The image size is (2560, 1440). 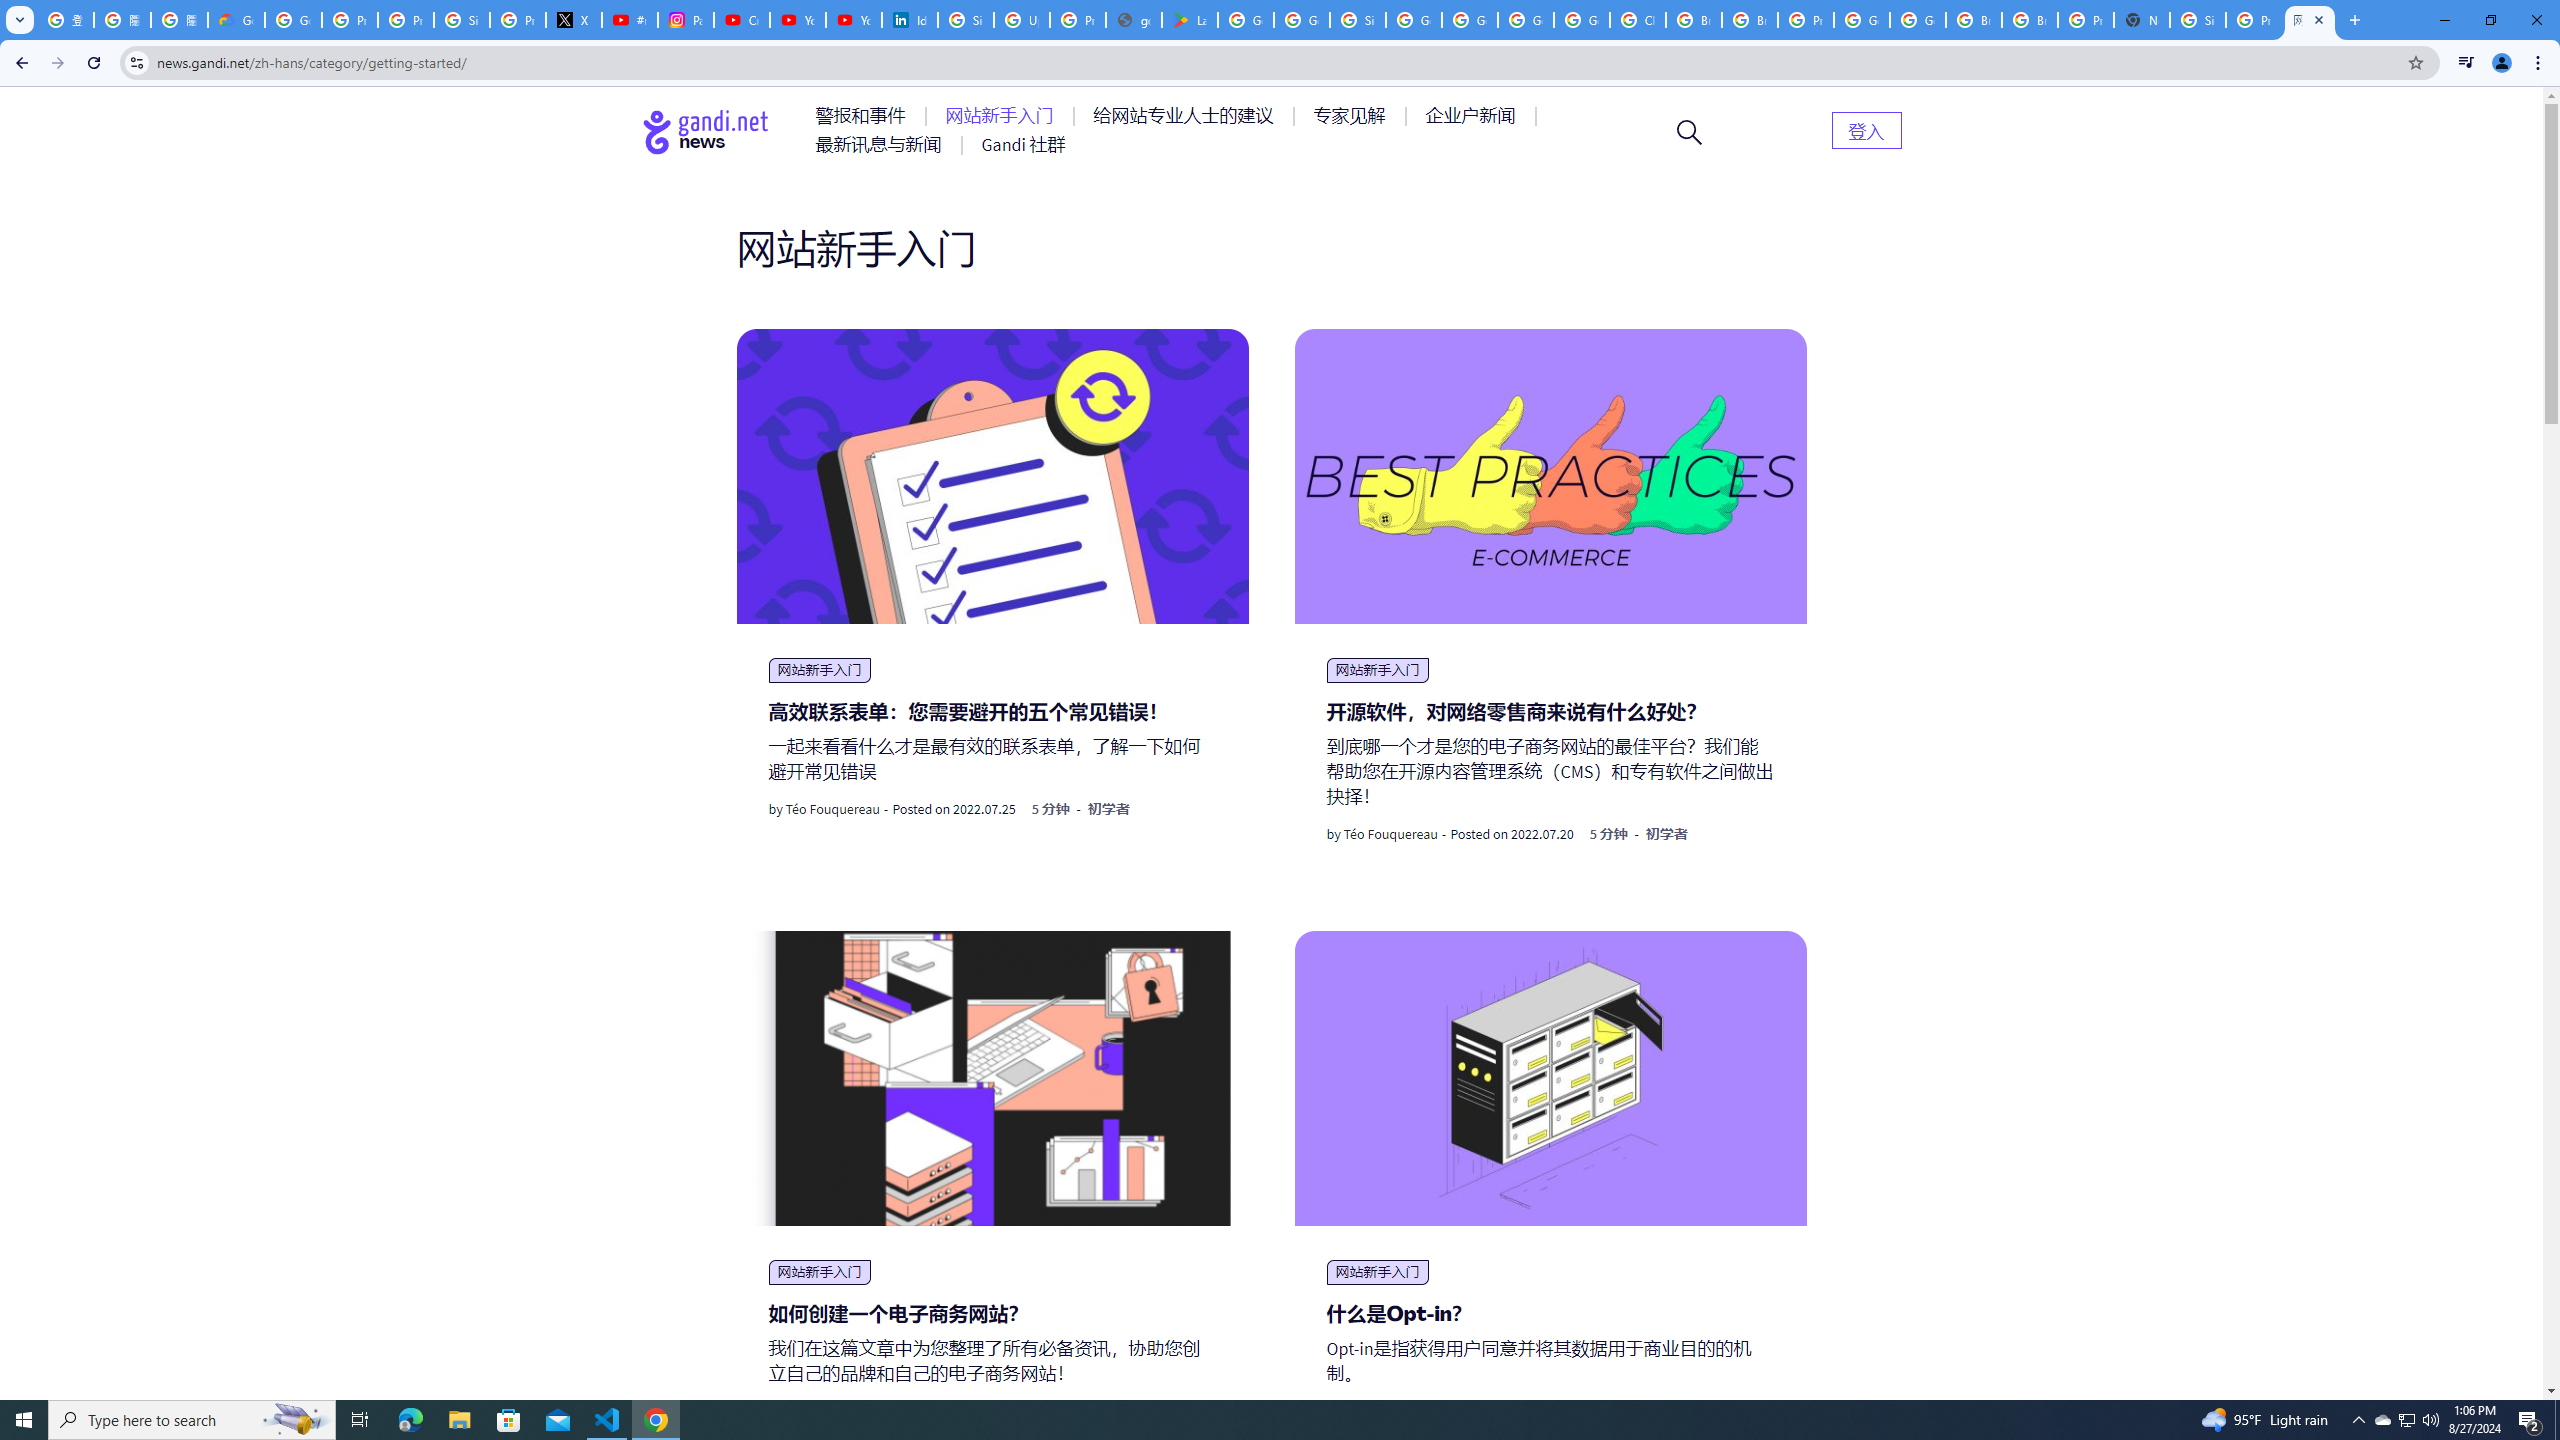 What do you see at coordinates (1688, 130) in the screenshot?
I see `'Open search form'` at bounding box center [1688, 130].